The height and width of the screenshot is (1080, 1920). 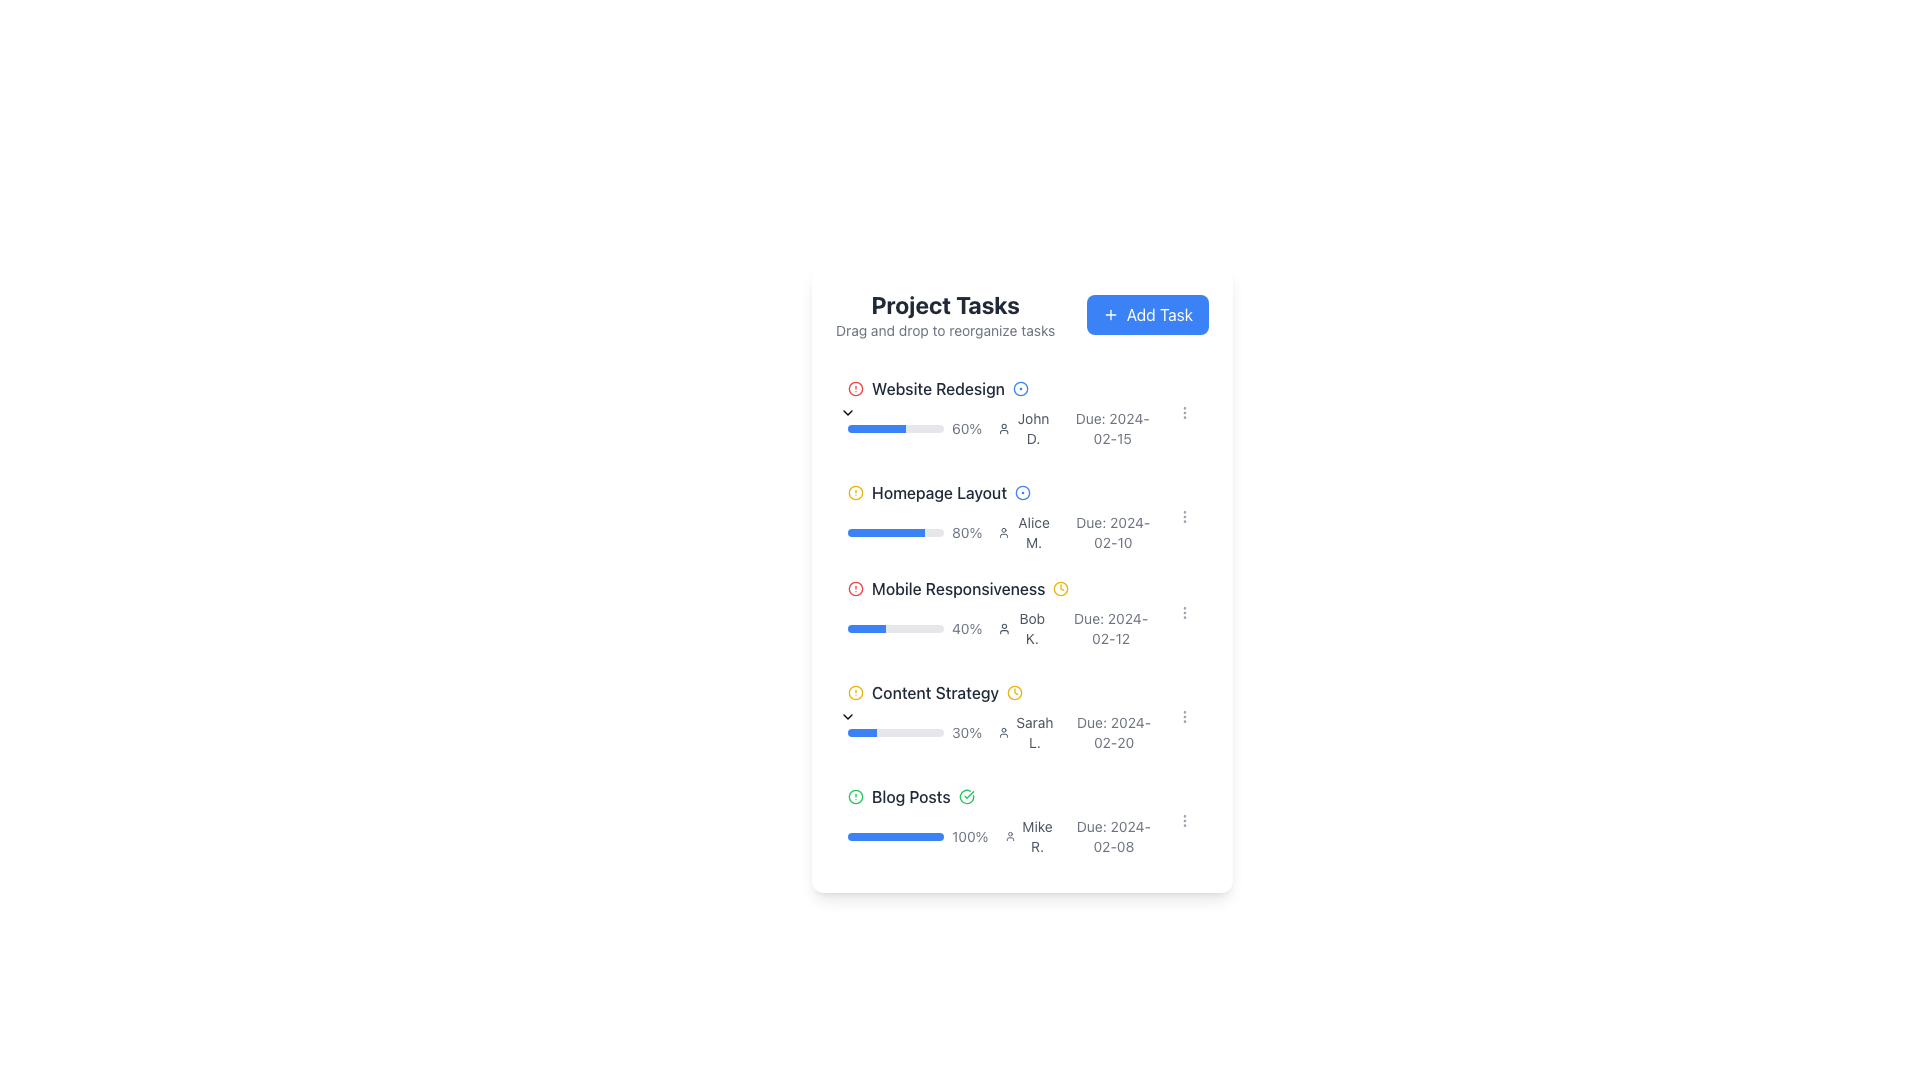 I want to click on text that indicates the person assigned to the task, located in the 'Blog Posts' task row to the right of the task progress bar, so click(x=1029, y=837).